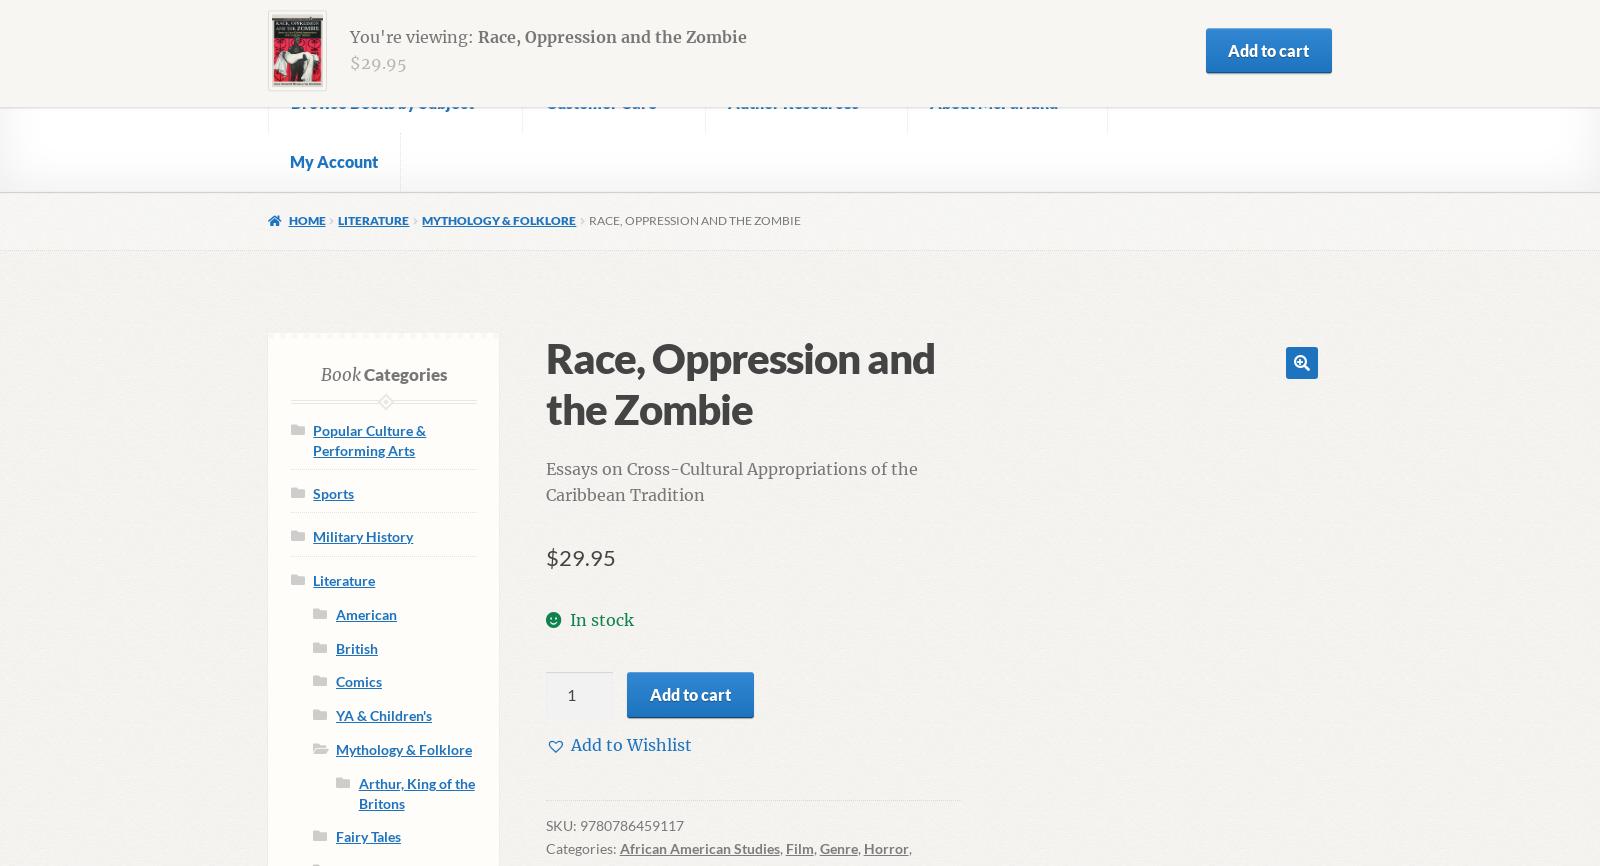  I want to click on 'Fairy Tales', so click(367, 835).